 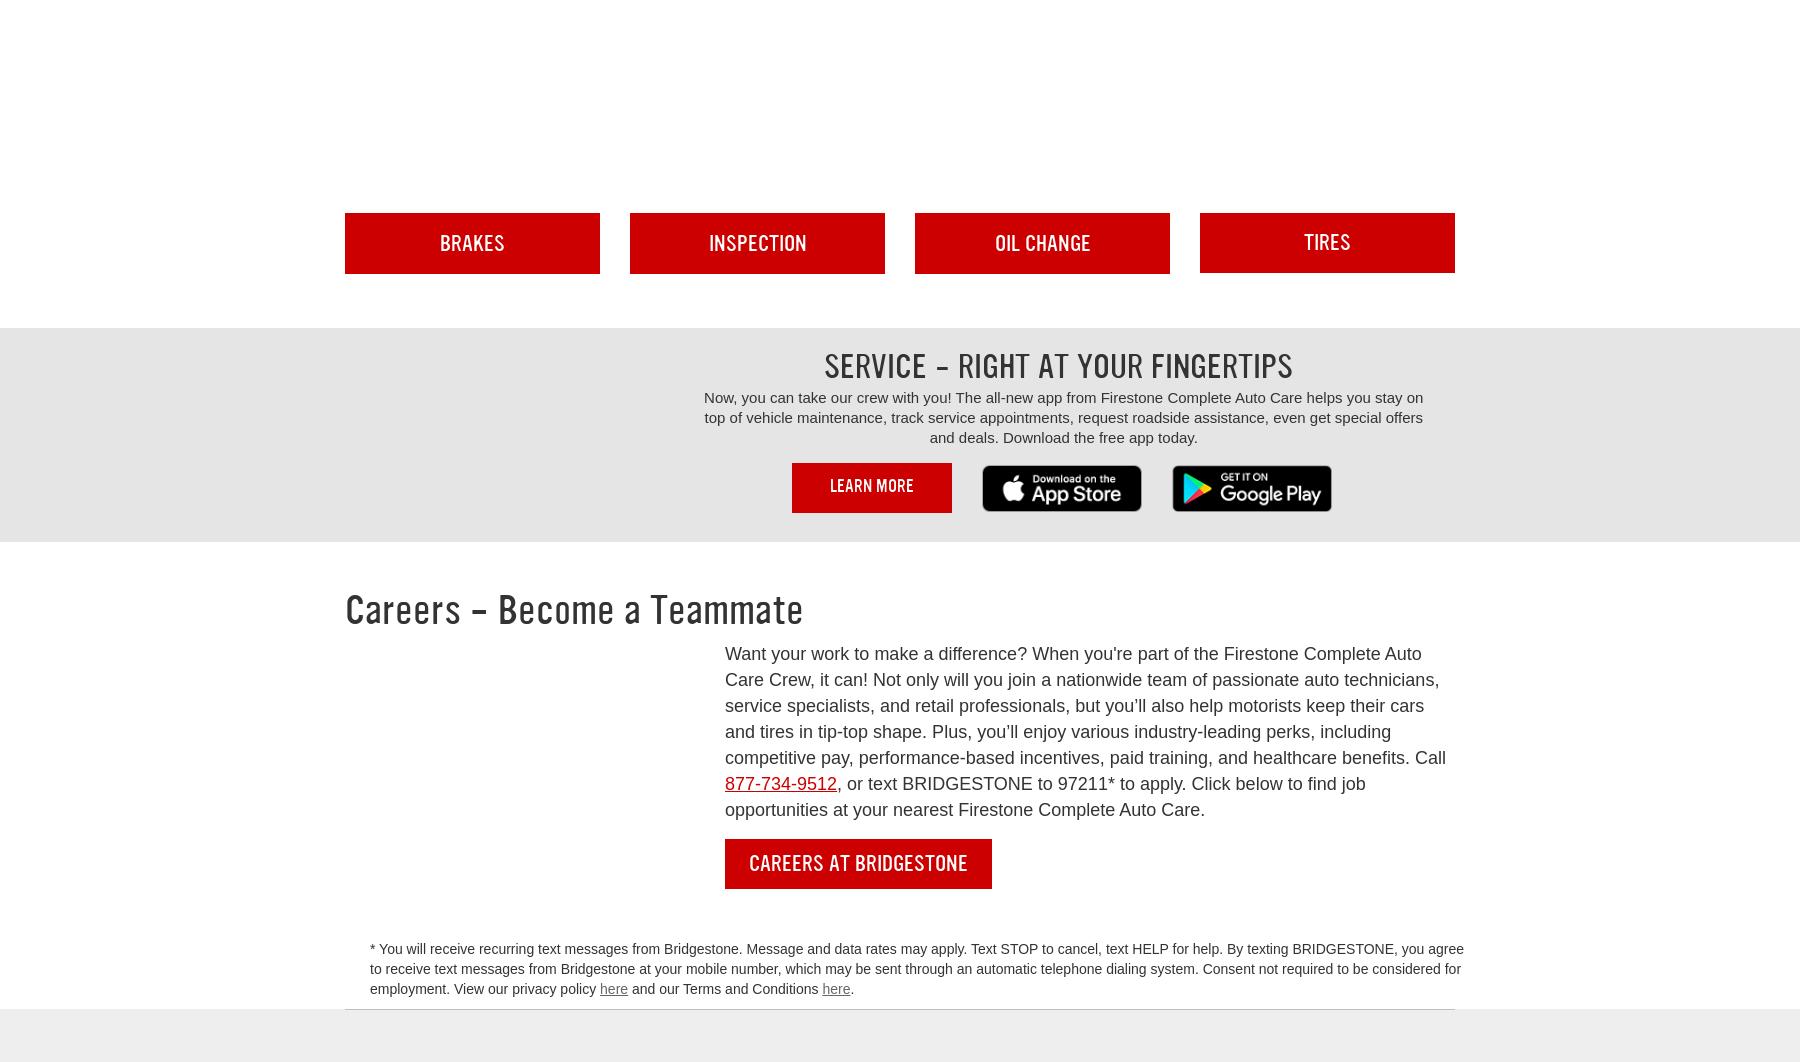 What do you see at coordinates (1045, 796) in the screenshot?
I see `', or text BRIDGESTONE to 97211* to apply. Click below to find job opportunities at your nearest Firestone Complete Auto Care.'` at bounding box center [1045, 796].